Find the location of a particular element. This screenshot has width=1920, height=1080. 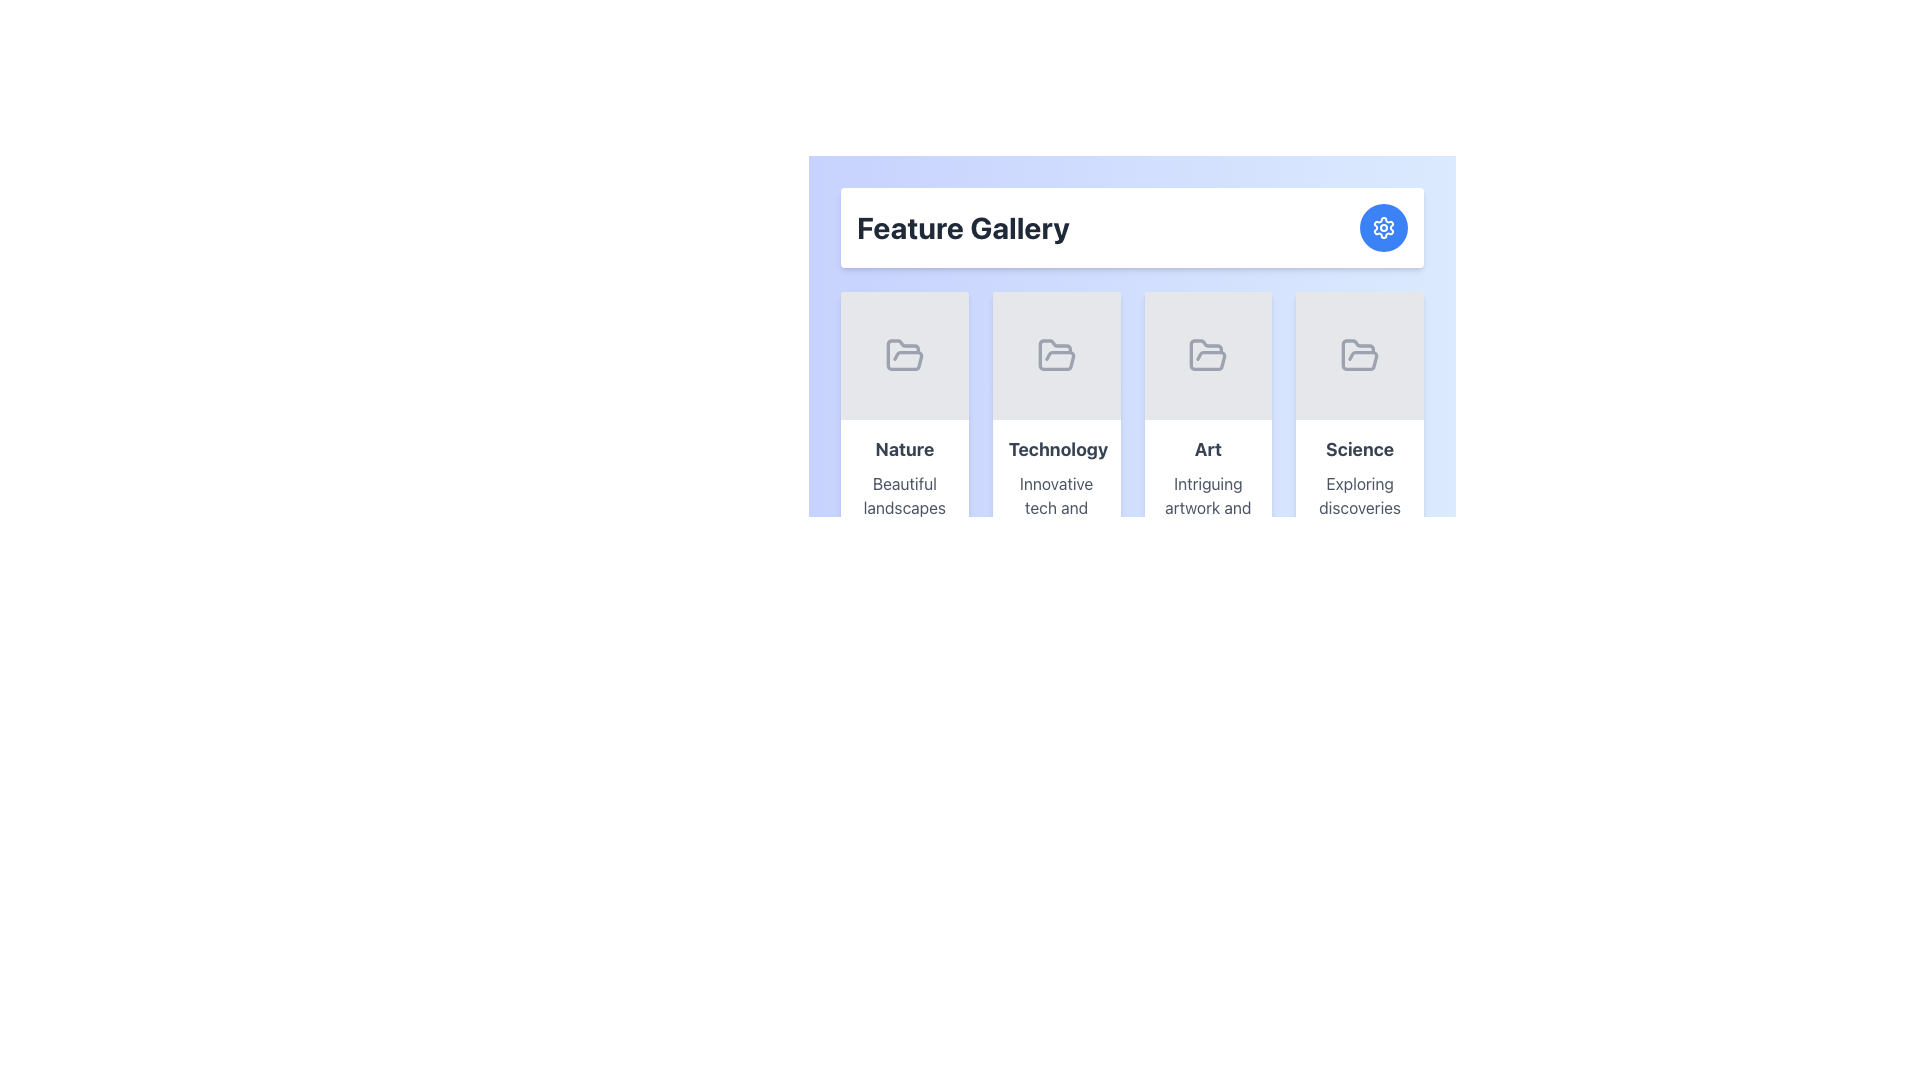

the gray folder icon in the second column of the grid layout is located at coordinates (1055, 354).